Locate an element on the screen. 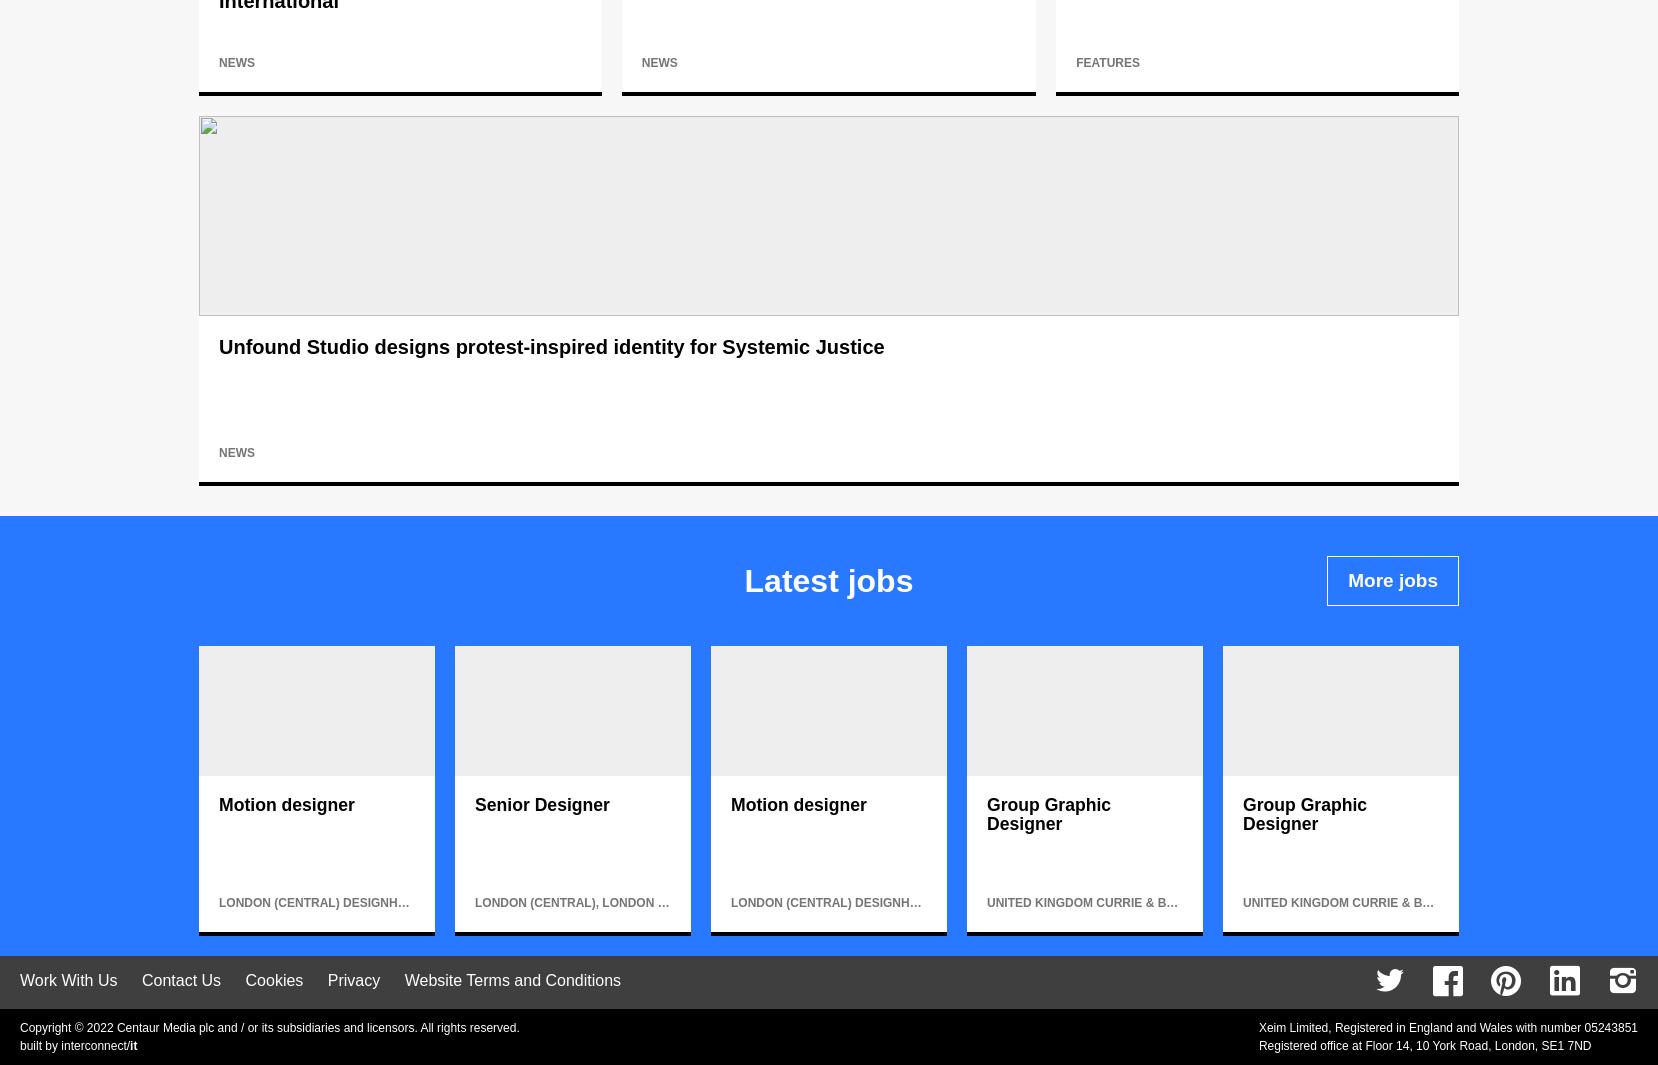 This screenshot has width=1658, height=1065. 'it' is located at coordinates (132, 1046).